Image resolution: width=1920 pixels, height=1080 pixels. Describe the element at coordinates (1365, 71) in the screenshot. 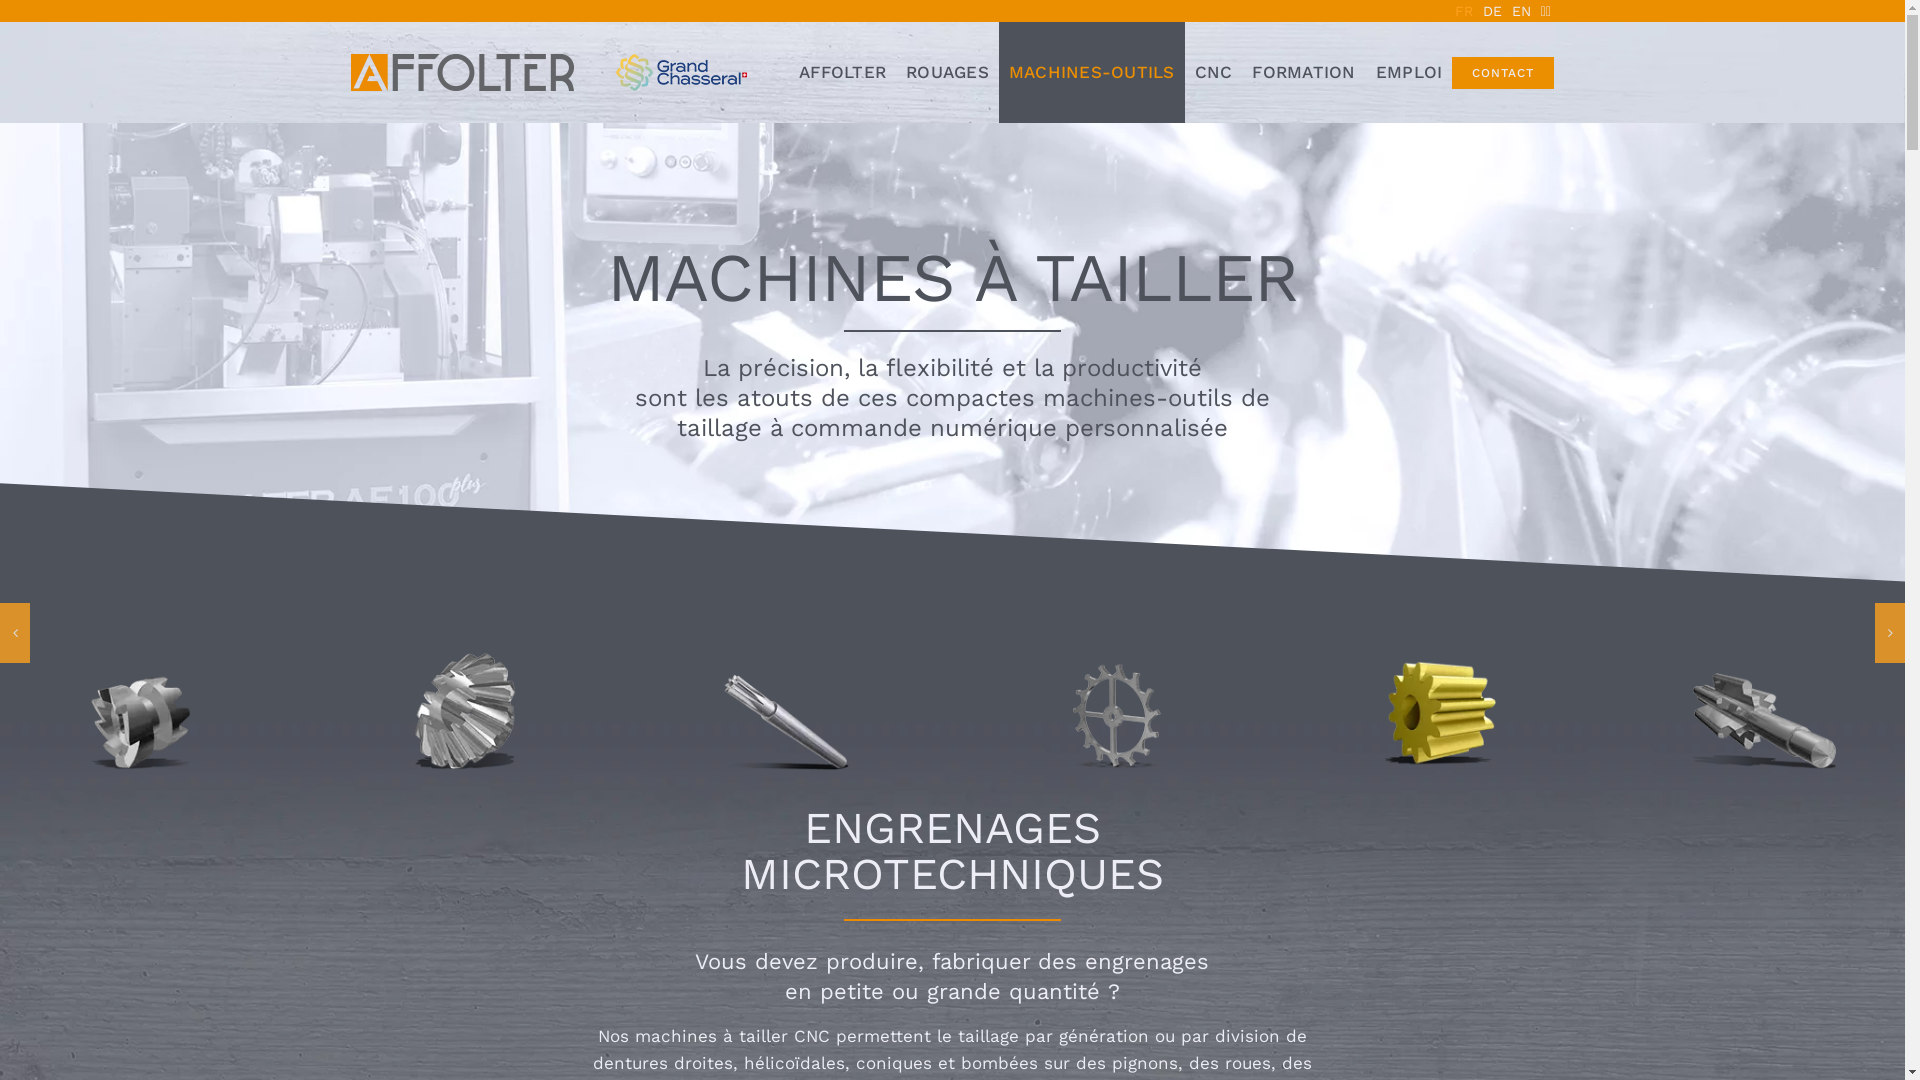

I see `'EMPLOI'` at that location.